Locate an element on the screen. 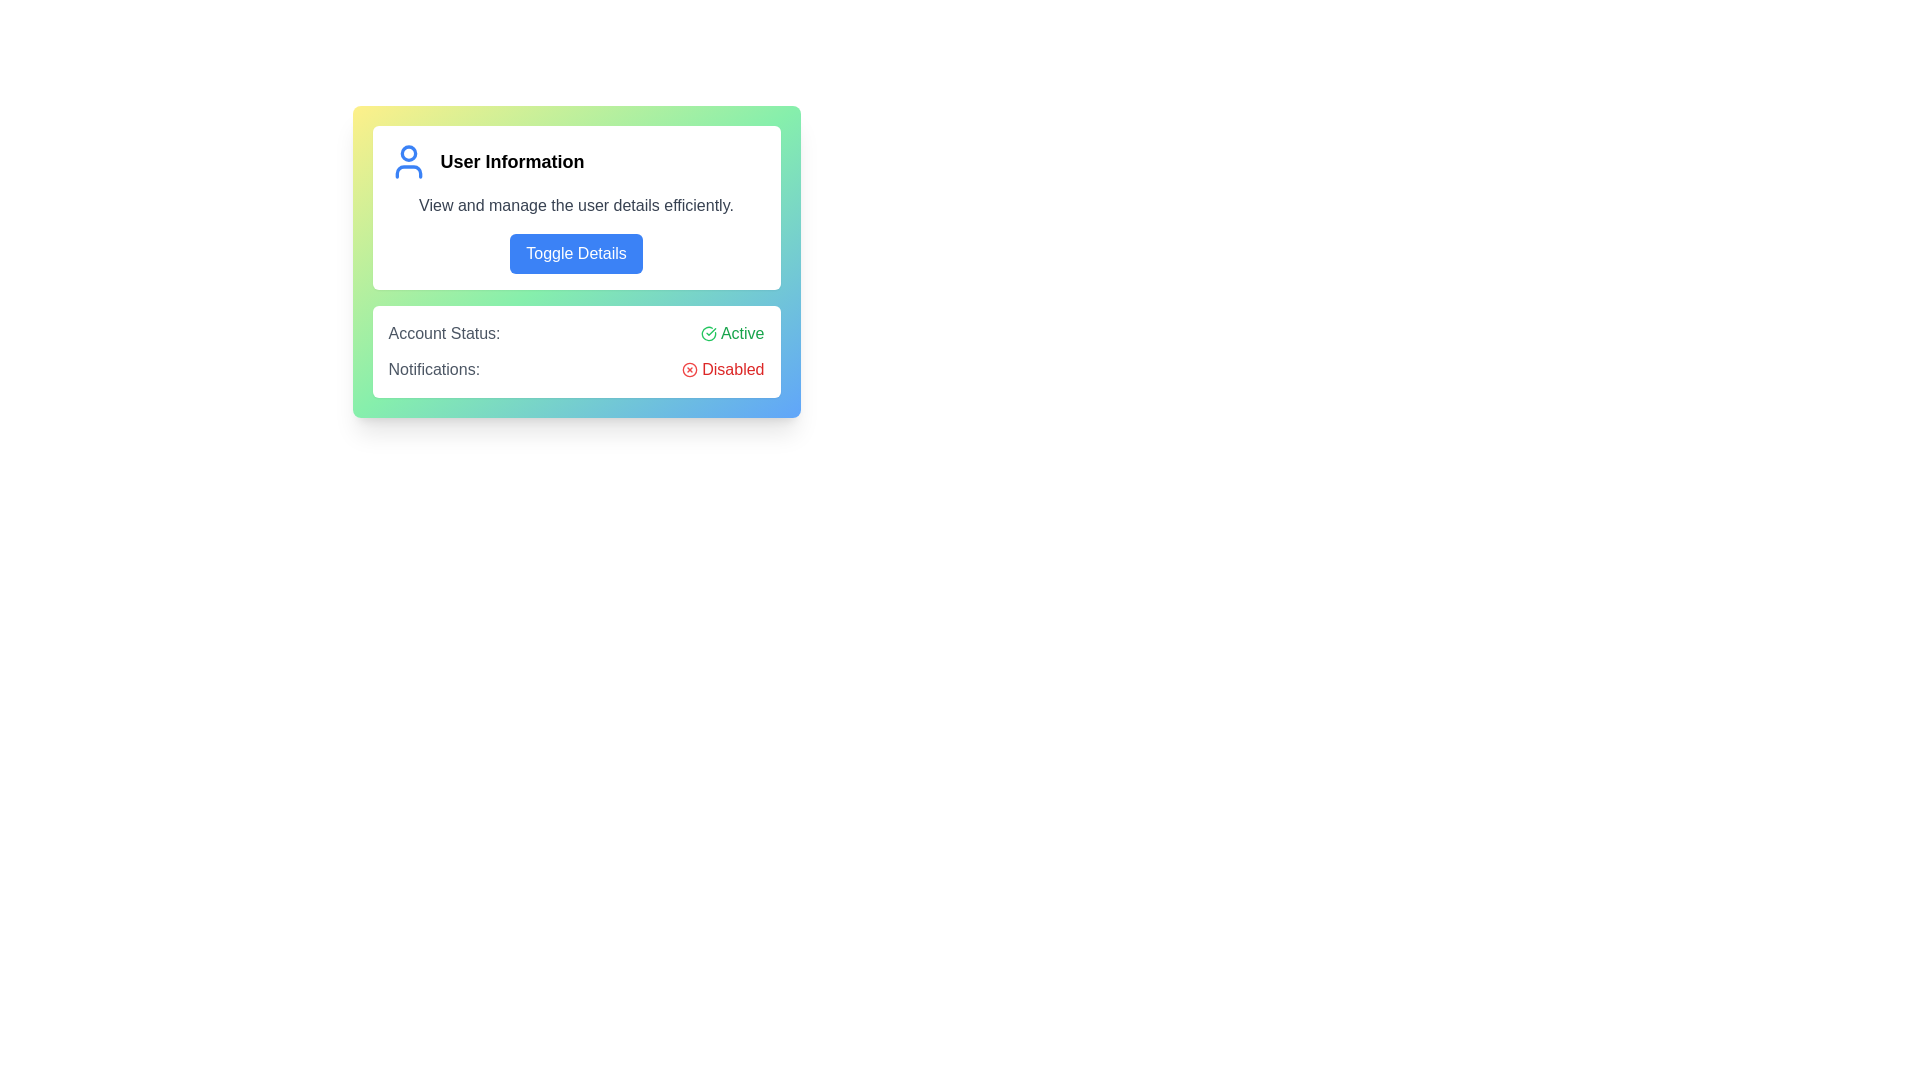 Image resolution: width=1920 pixels, height=1080 pixels. the 'Active' status label with icon located next to 'Account Status:' in the Account Status section is located at coordinates (731, 333).